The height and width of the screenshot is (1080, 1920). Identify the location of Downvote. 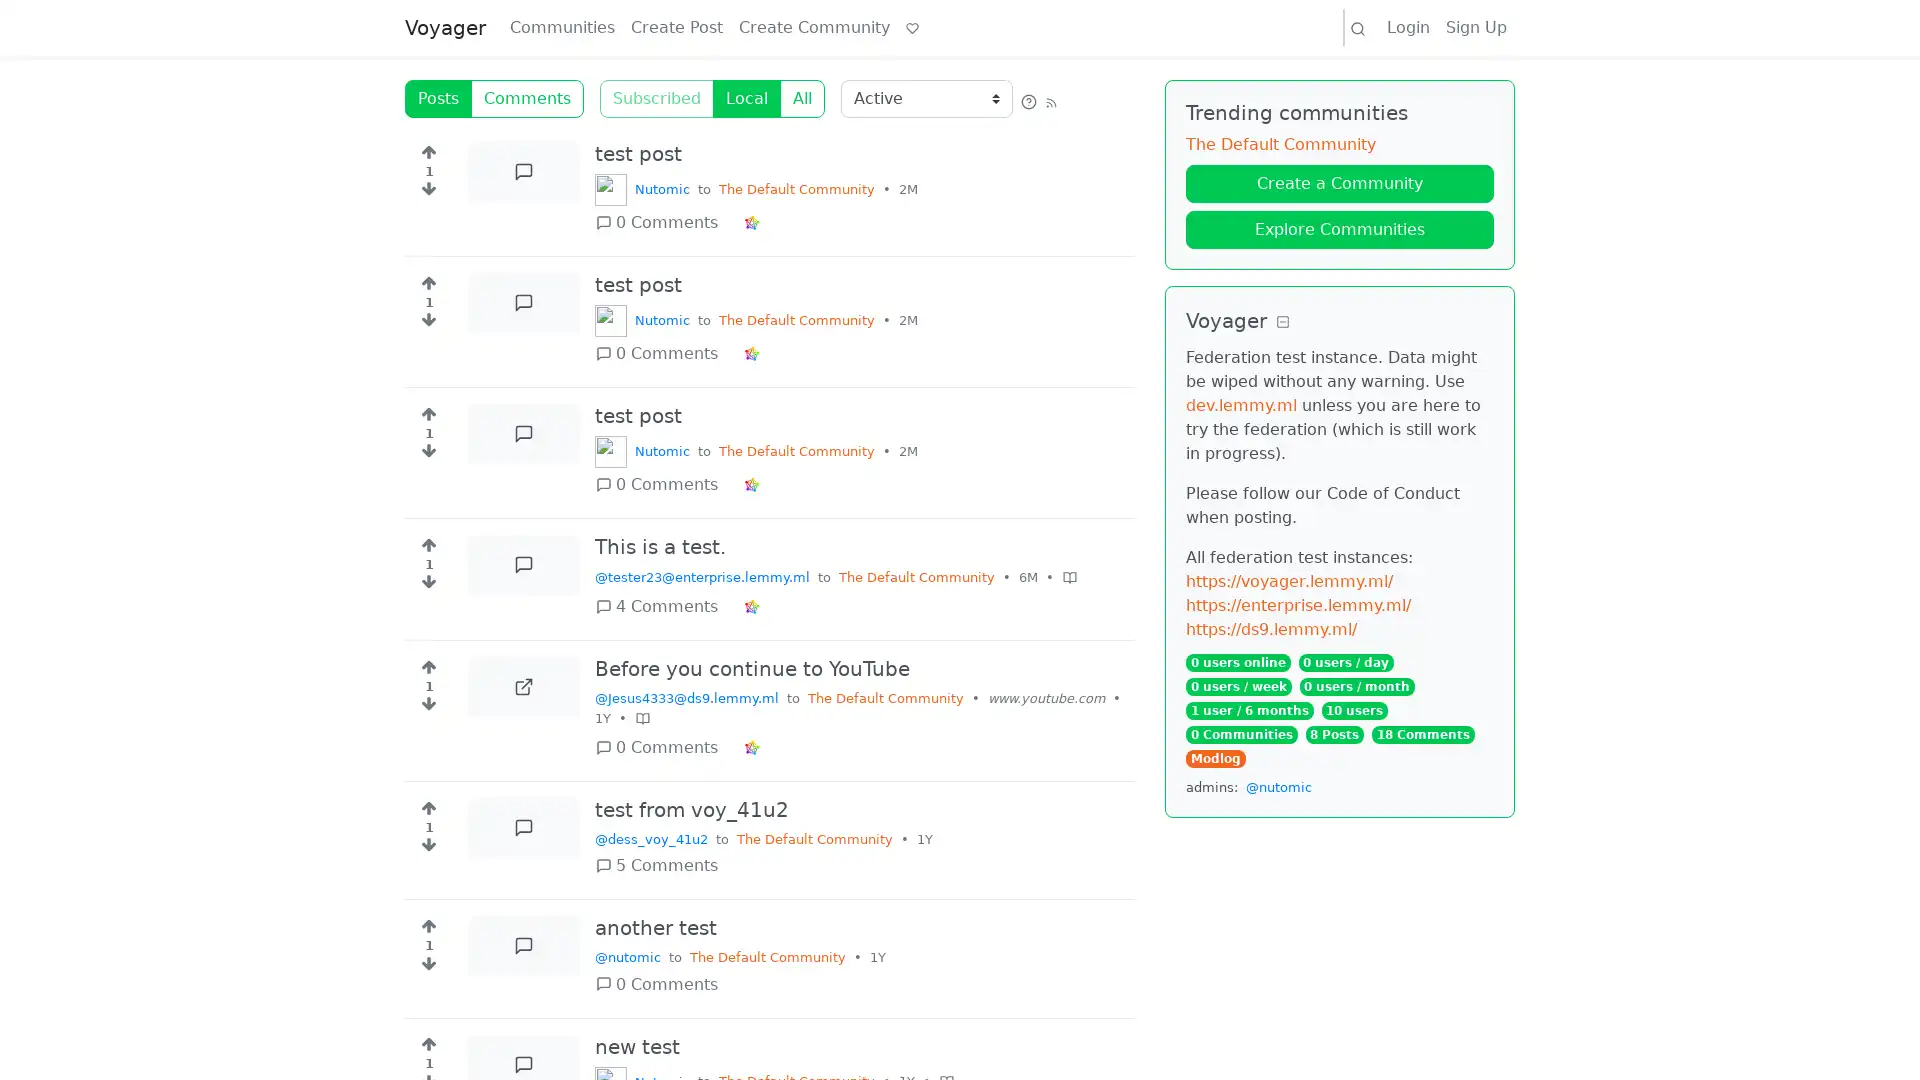
(427, 455).